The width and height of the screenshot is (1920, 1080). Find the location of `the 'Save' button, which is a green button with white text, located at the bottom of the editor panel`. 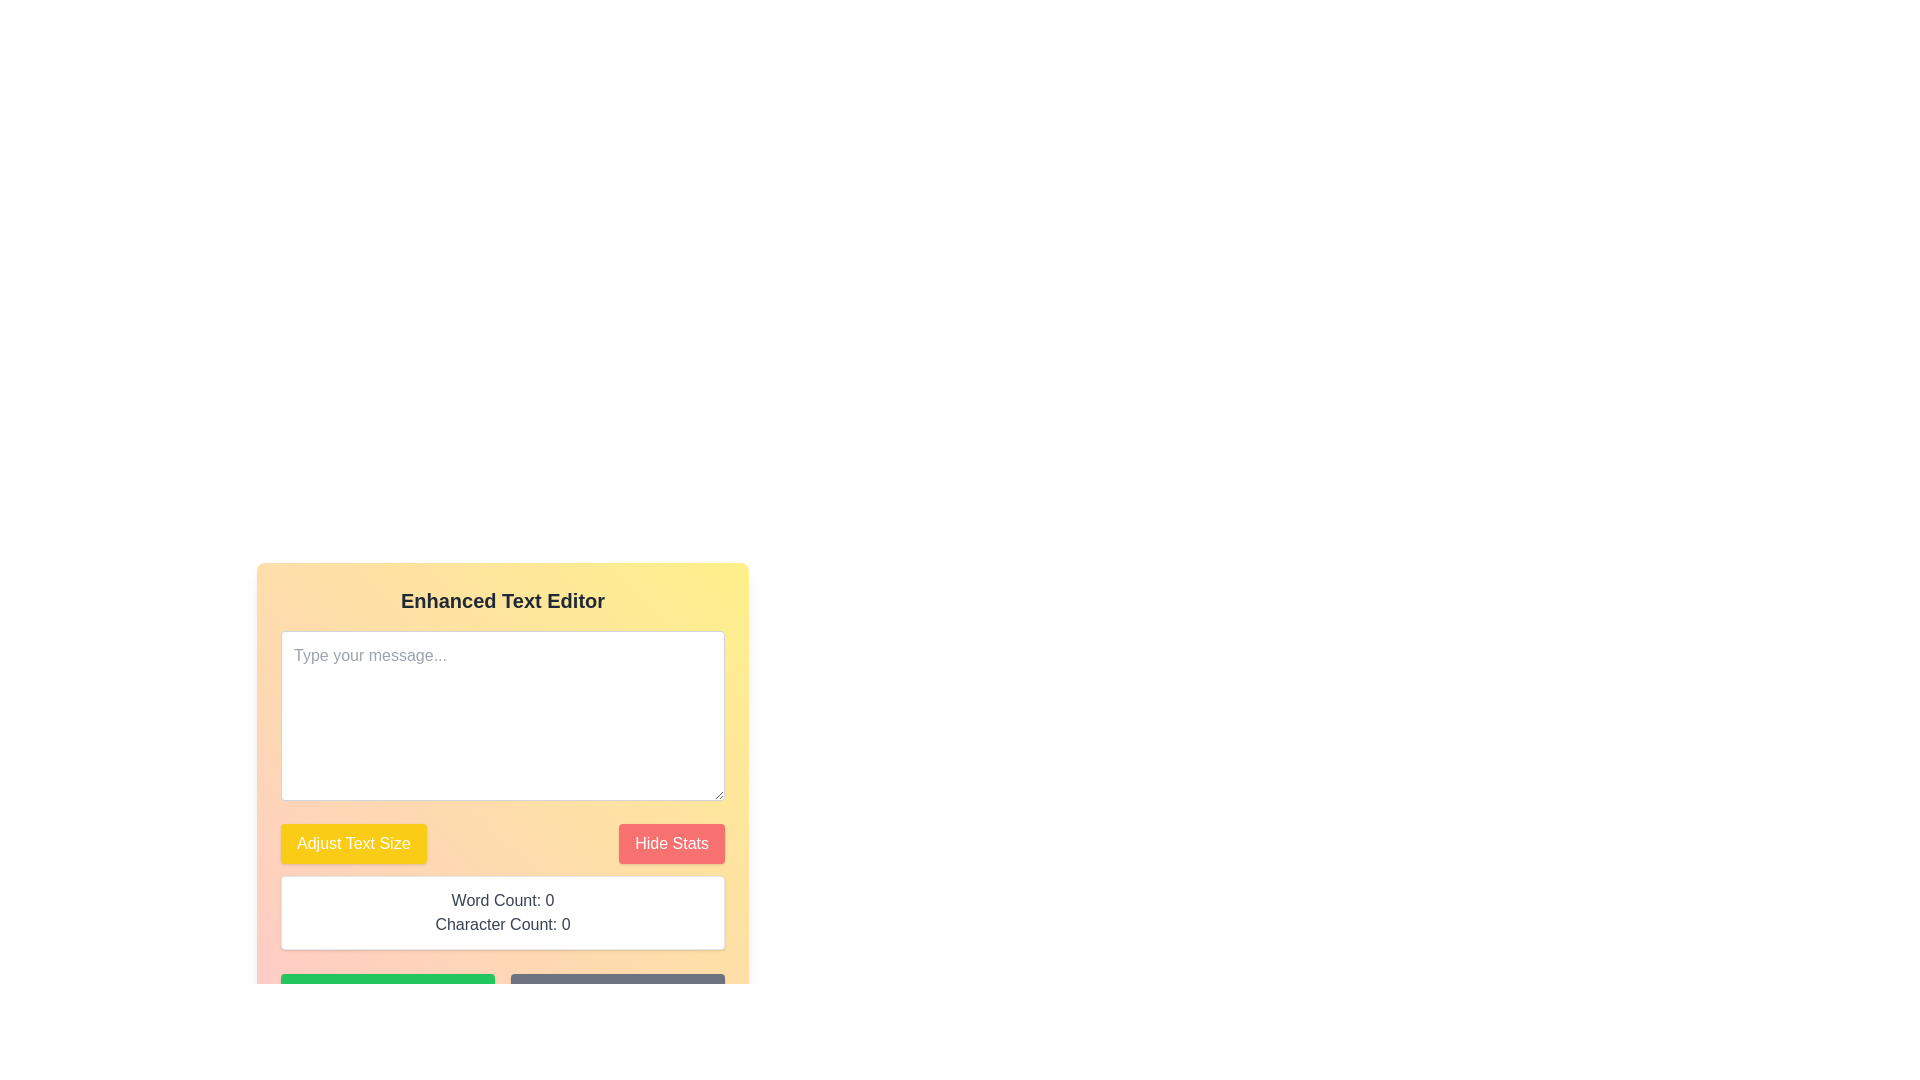

the 'Save' button, which is a green button with white text, located at the bottom of the editor panel is located at coordinates (388, 994).